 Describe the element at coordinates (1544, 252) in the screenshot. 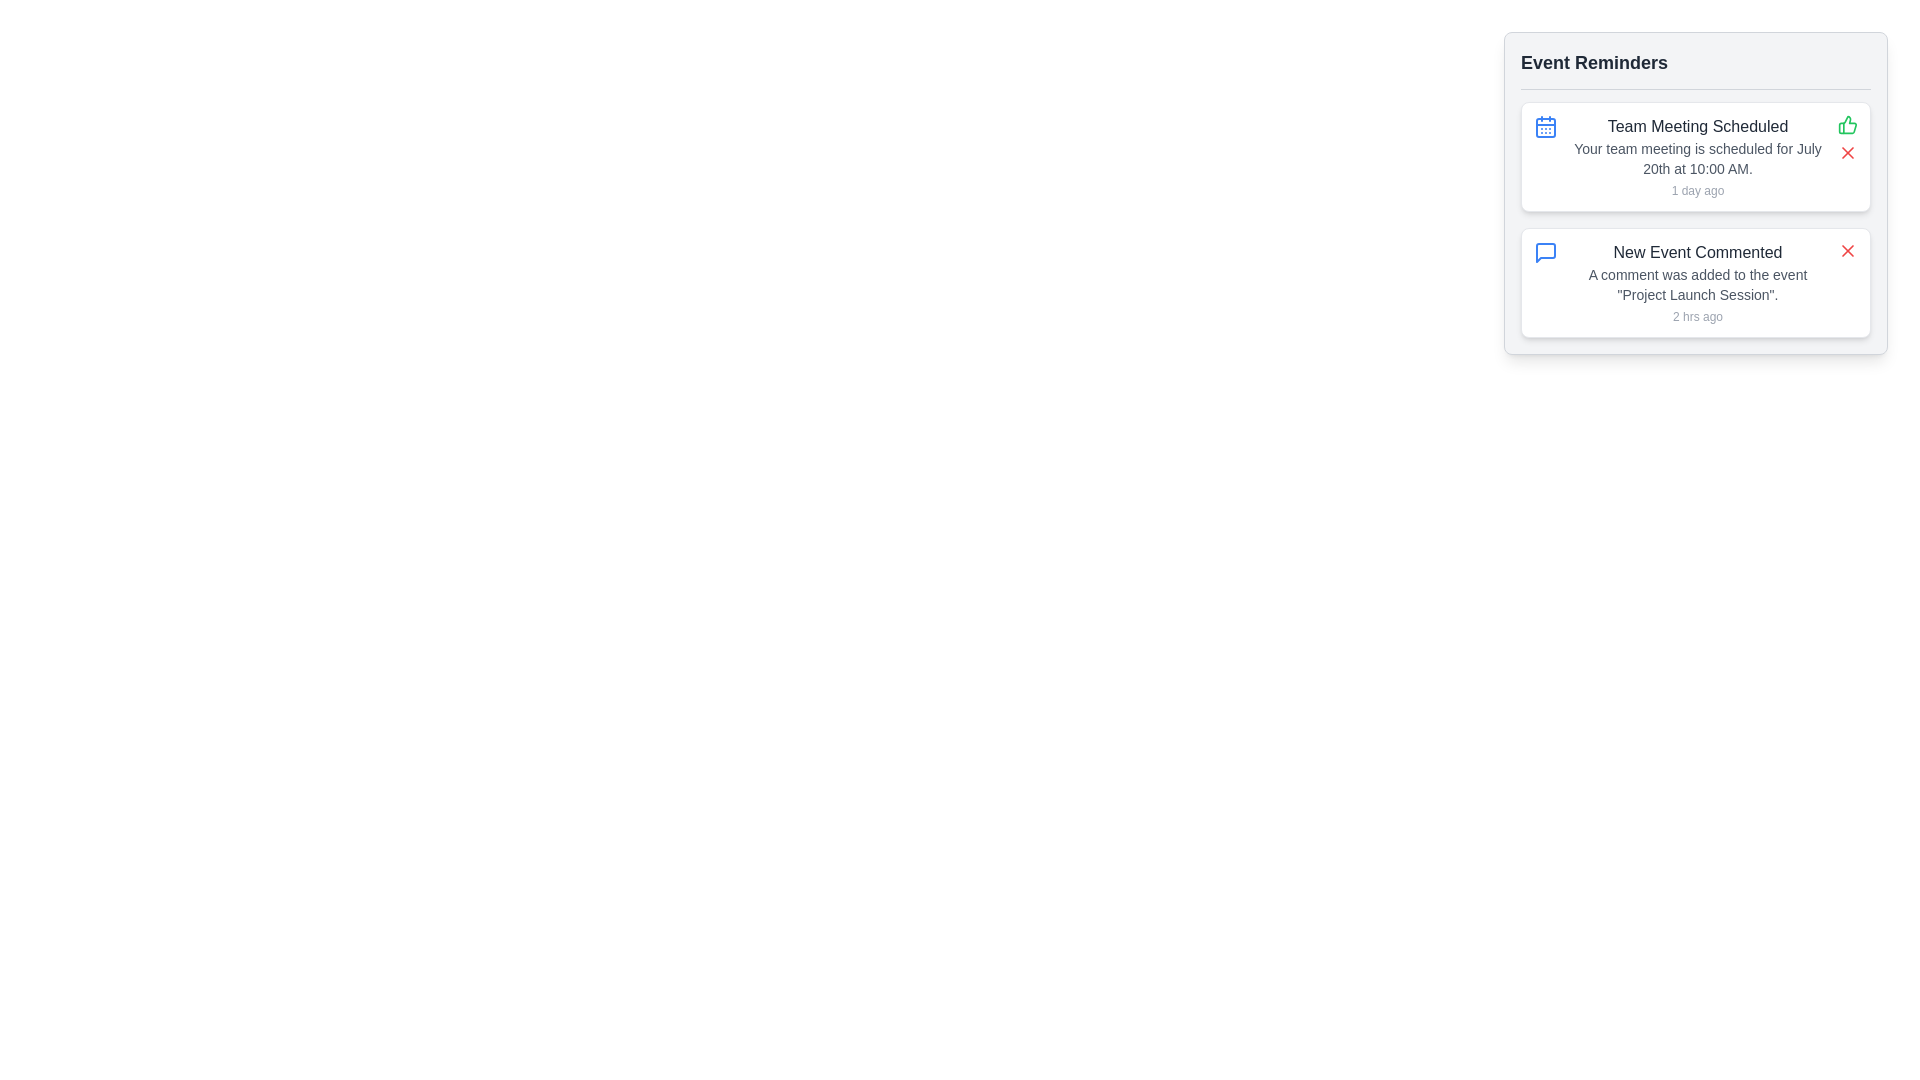

I see `the small, square-shaped blue speech bubble icon located at the top-left corner of the notification block containing the text 'New Event Commented'` at that location.